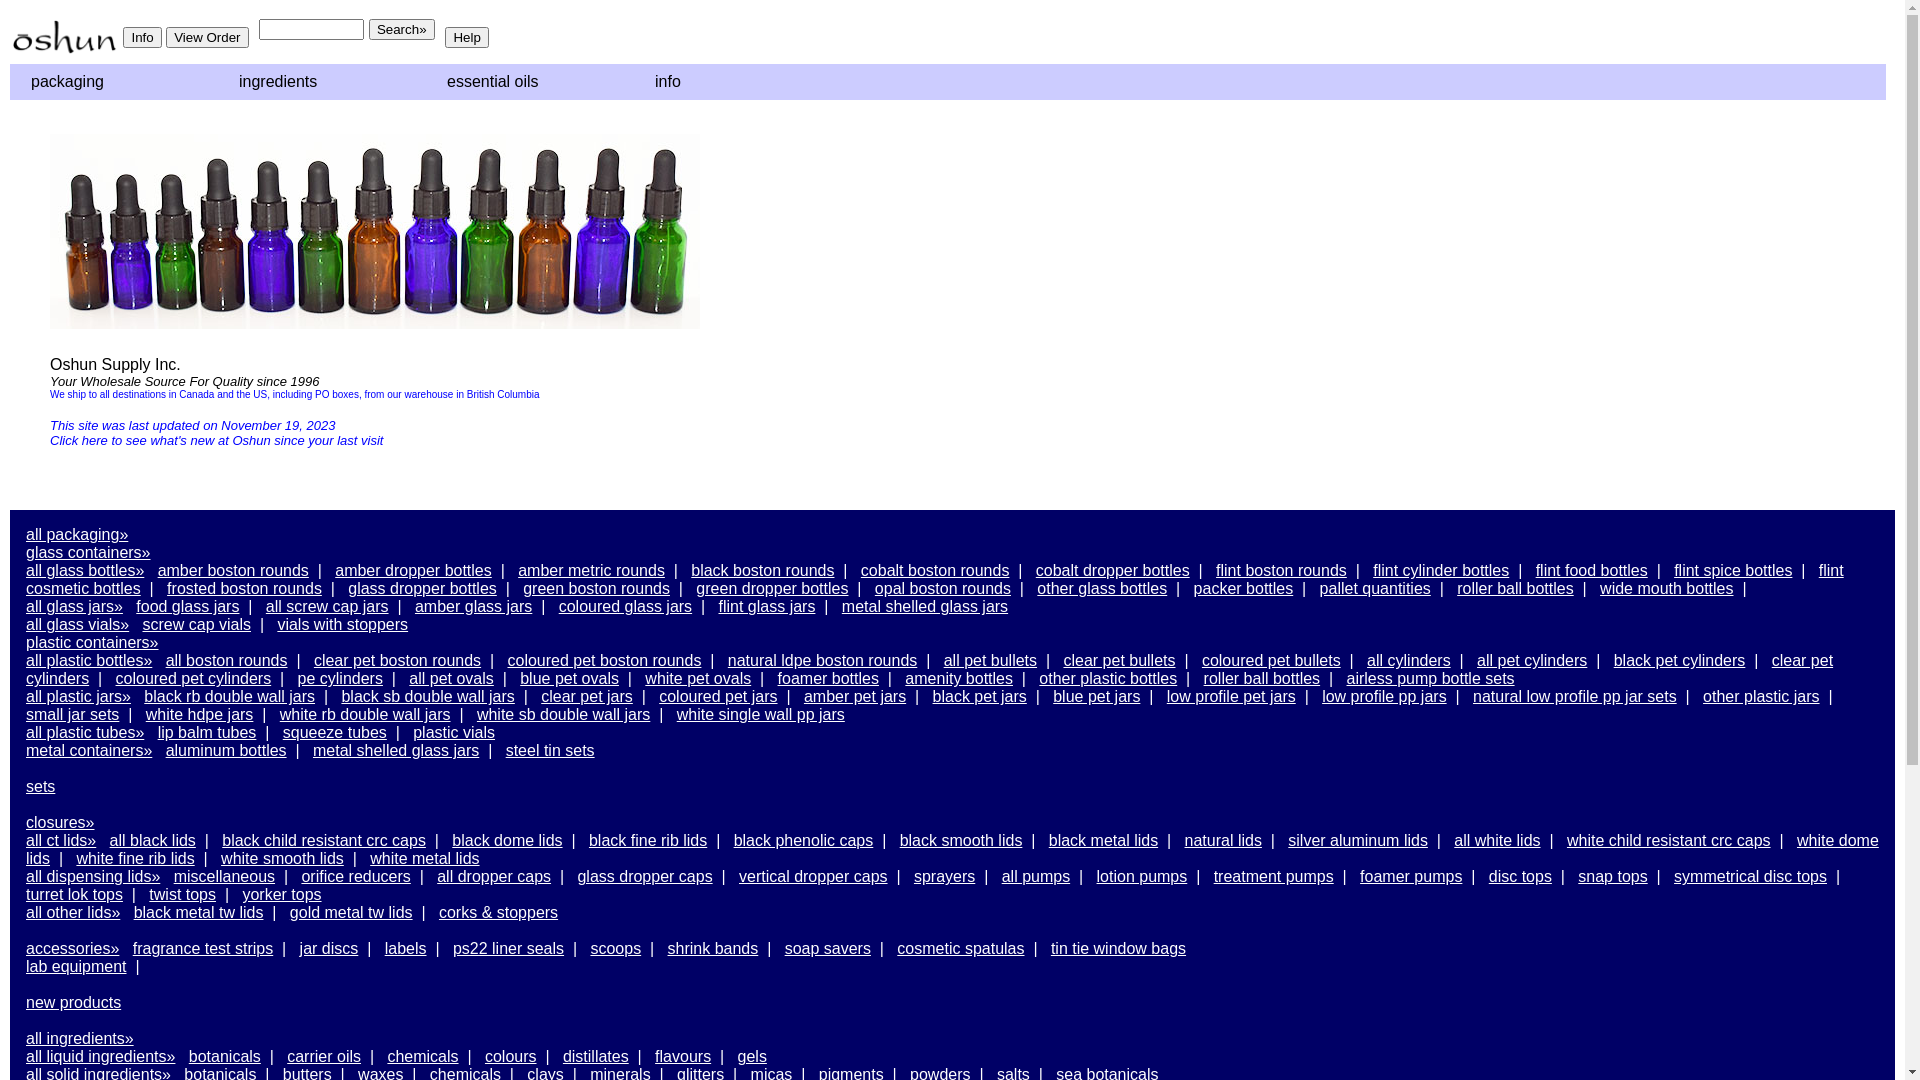 The width and height of the screenshot is (1920, 1080). What do you see at coordinates (1612, 875) in the screenshot?
I see `'snap tops'` at bounding box center [1612, 875].